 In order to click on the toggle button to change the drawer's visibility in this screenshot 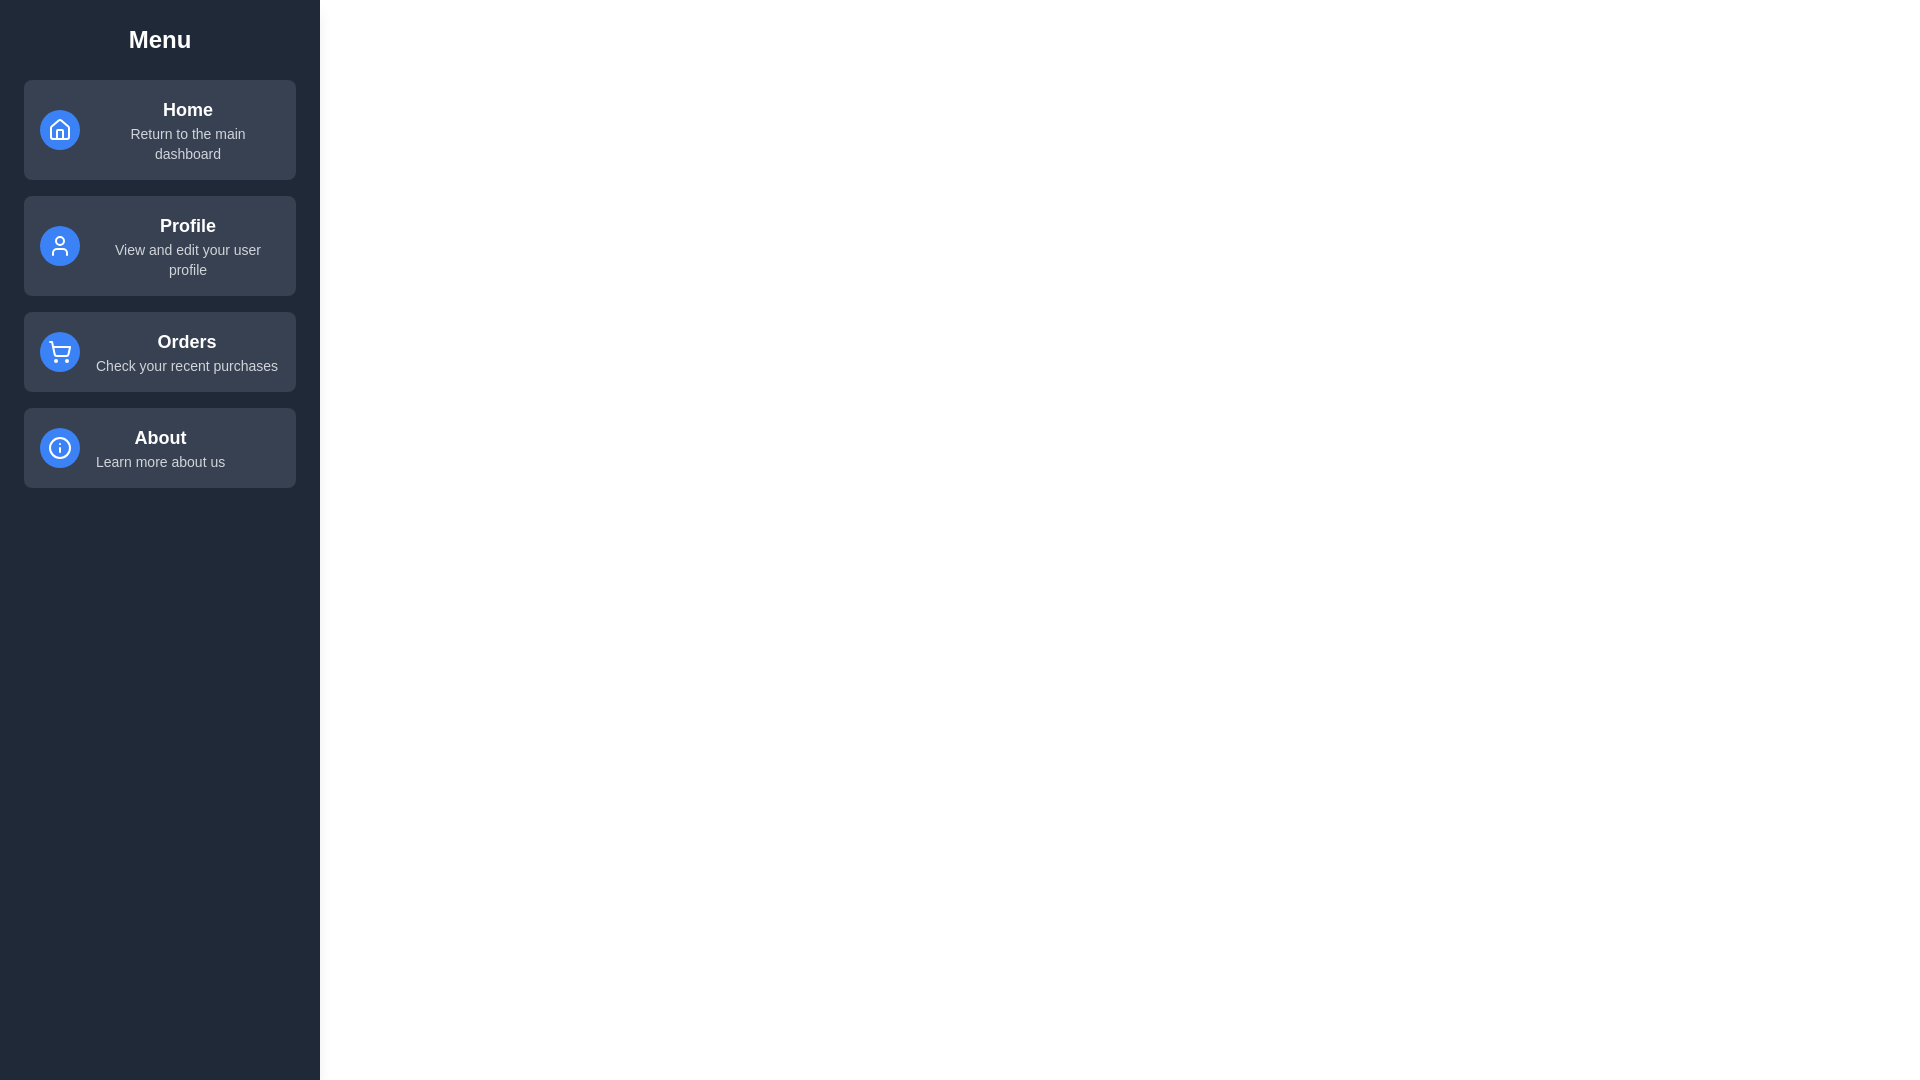, I will do `click(43, 43)`.